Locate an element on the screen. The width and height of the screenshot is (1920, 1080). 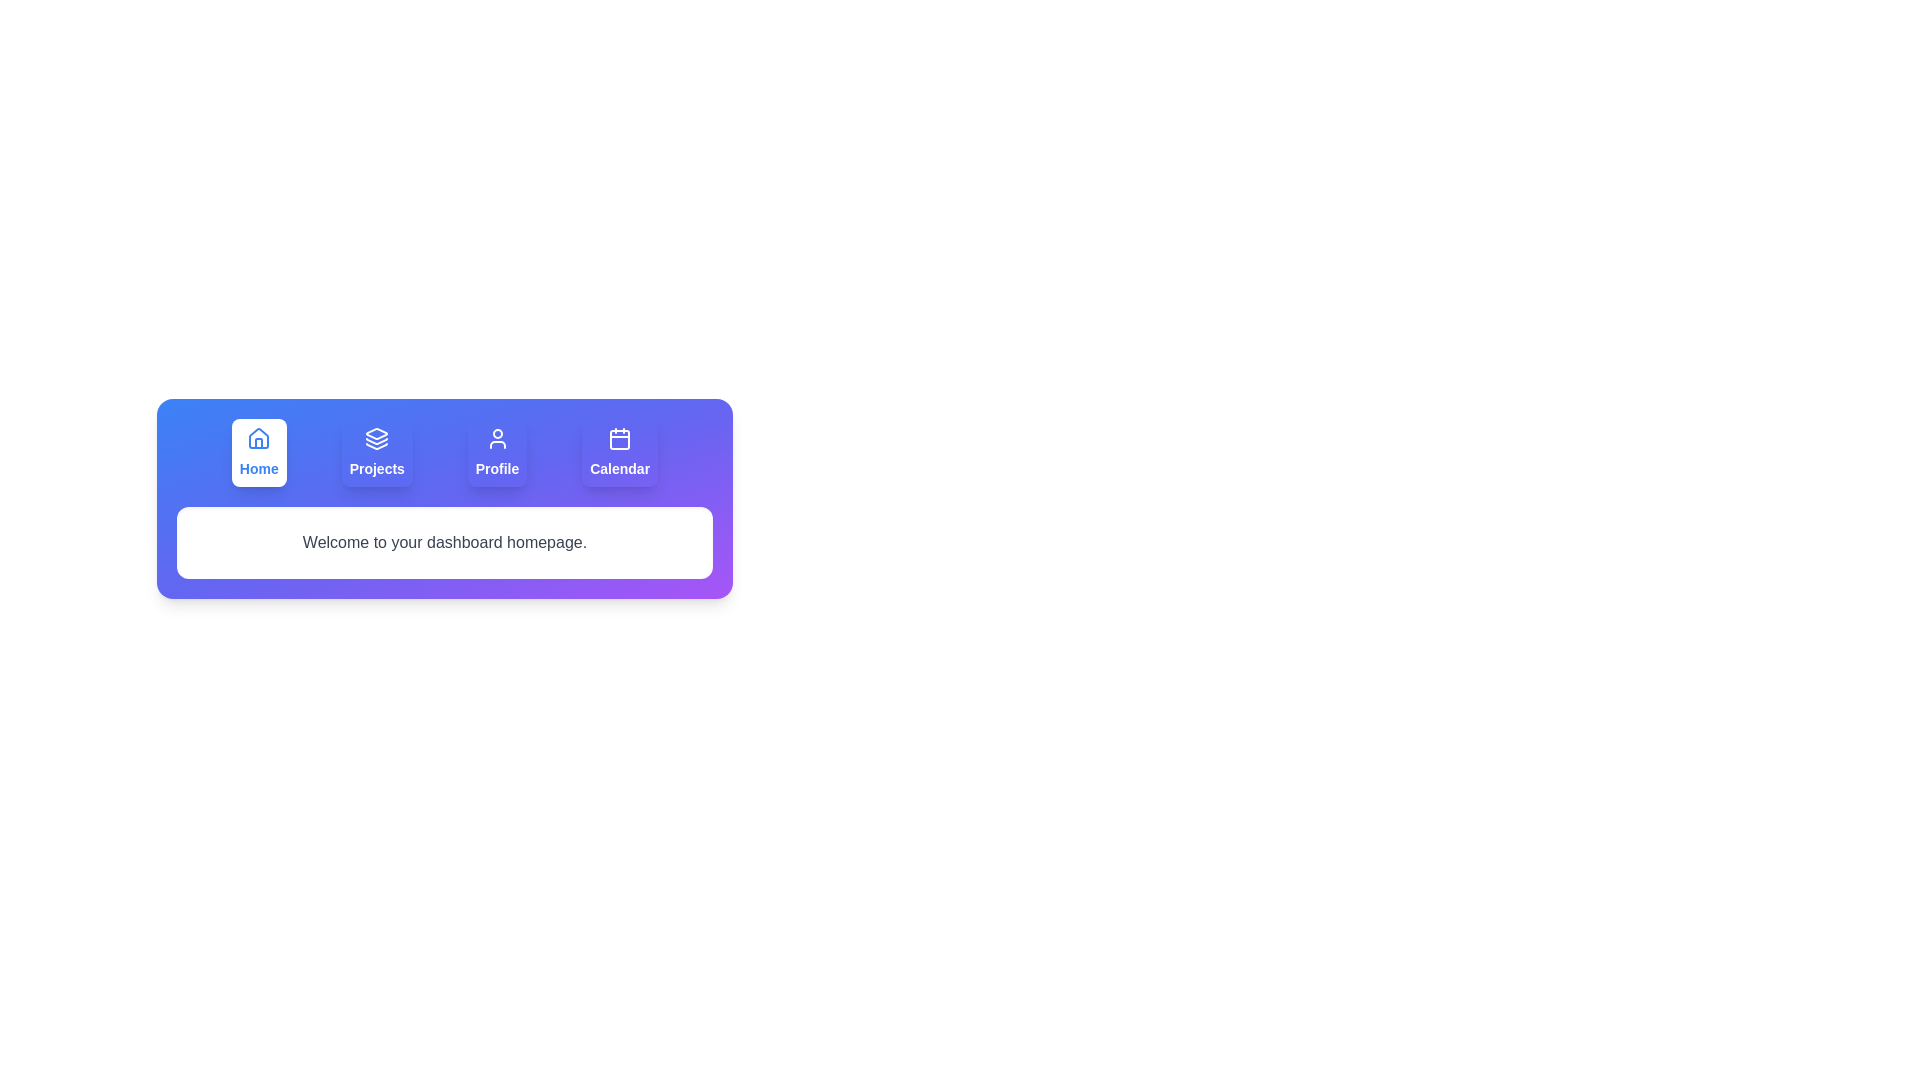
the Home tab by clicking on its corresponding button is located at coordinates (258, 452).